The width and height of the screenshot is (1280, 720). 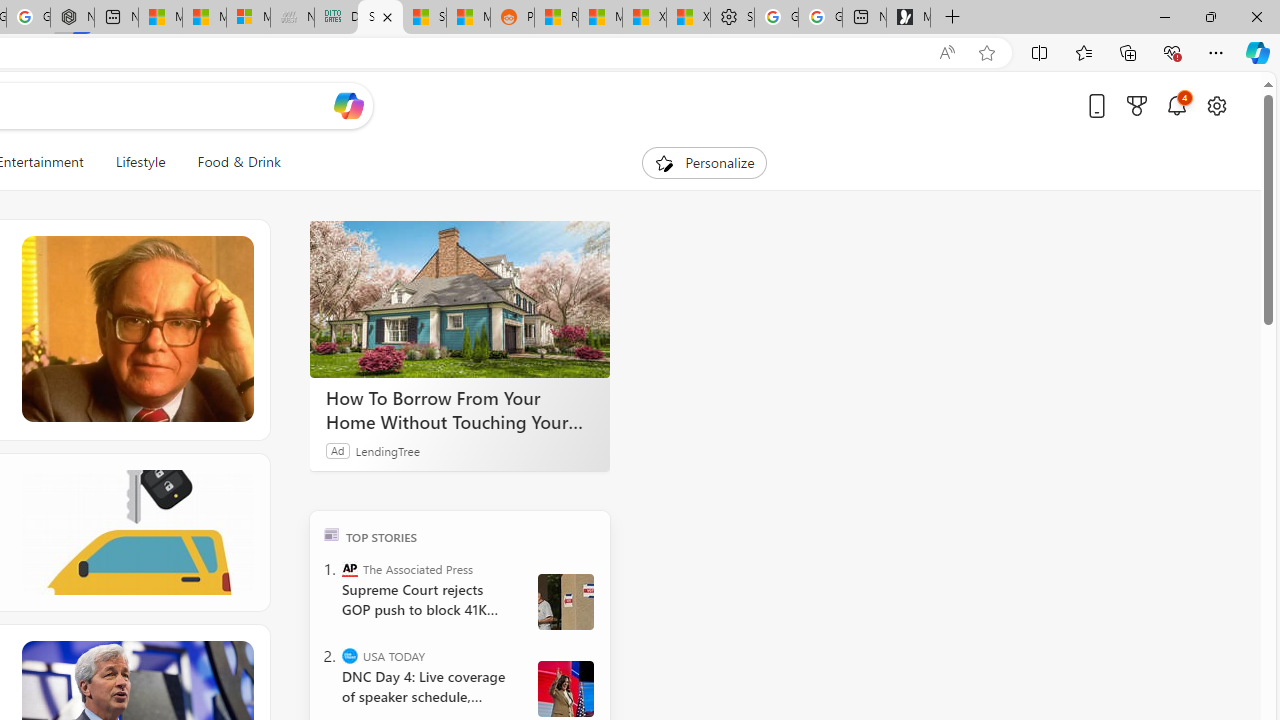 What do you see at coordinates (907, 17) in the screenshot?
I see `'Microsoft Start Gaming'` at bounding box center [907, 17].